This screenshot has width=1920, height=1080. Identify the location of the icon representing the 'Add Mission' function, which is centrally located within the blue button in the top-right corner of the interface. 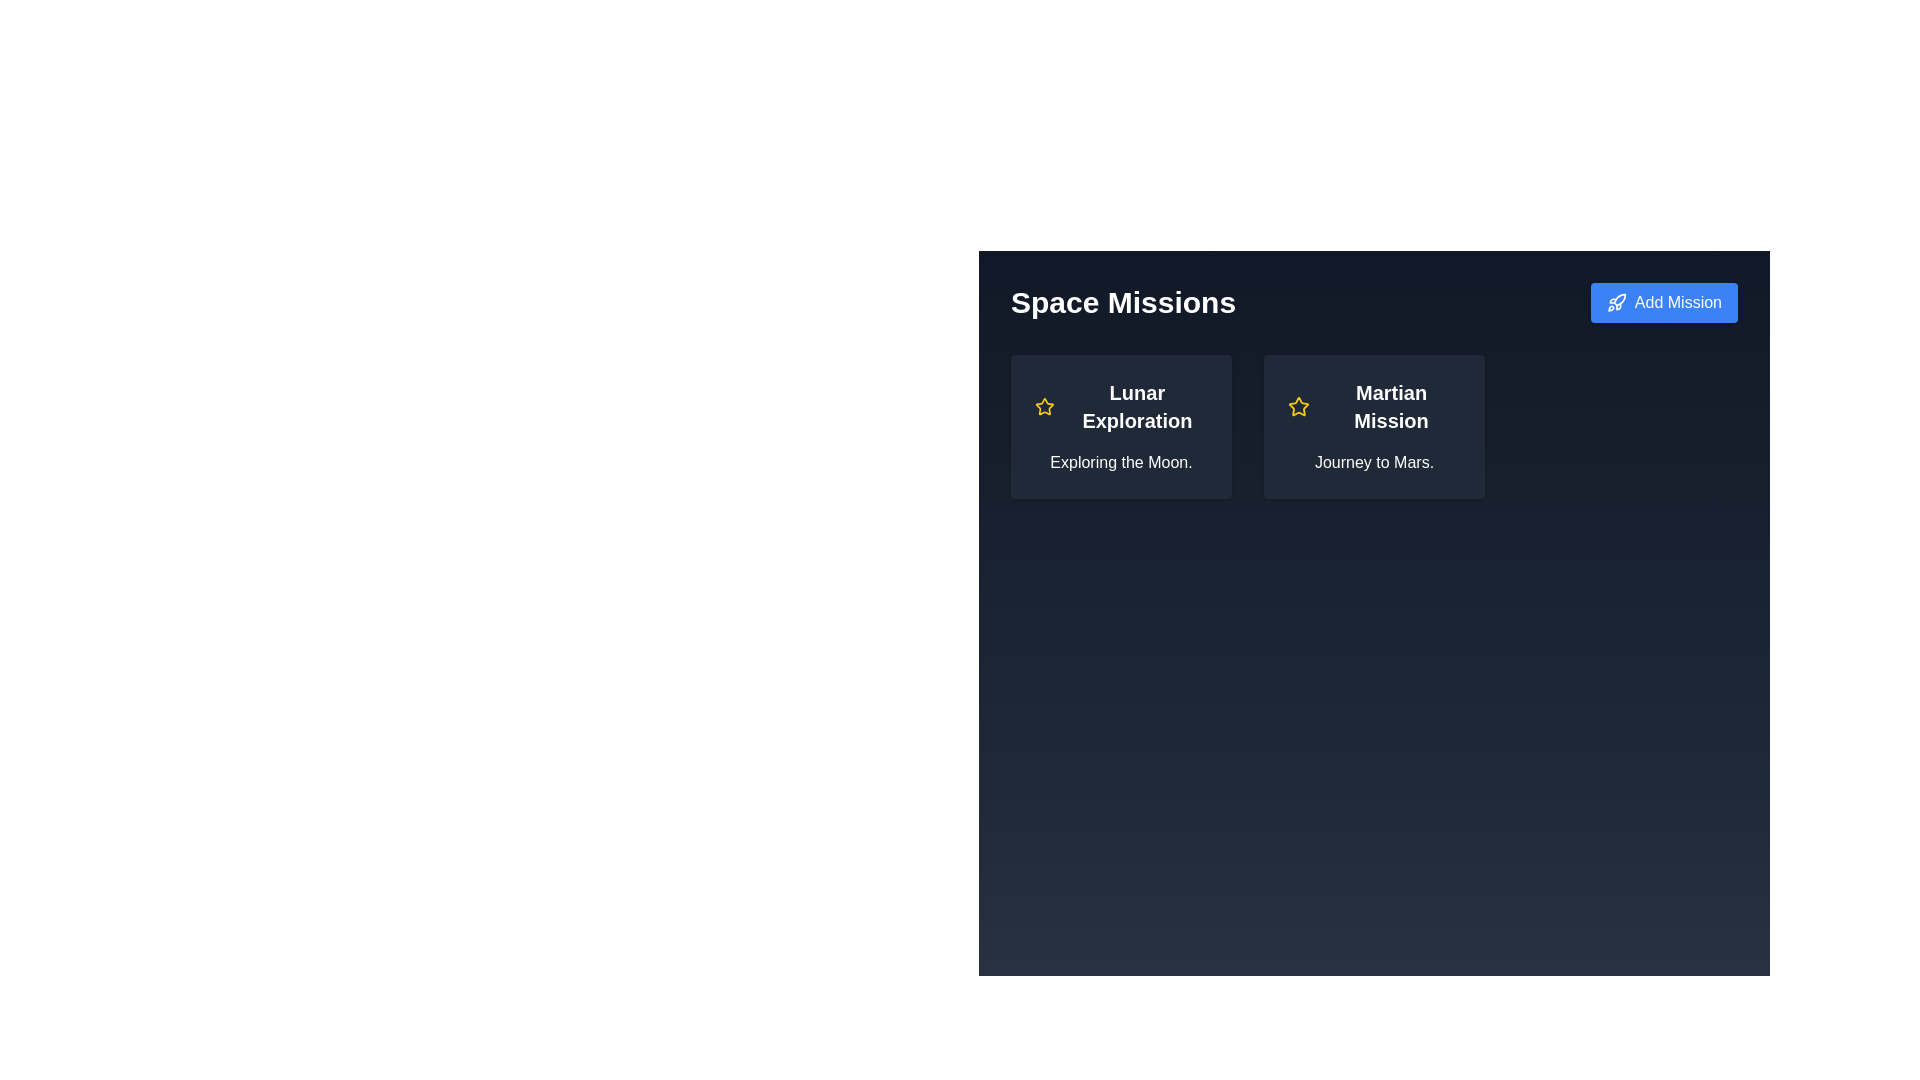
(1619, 300).